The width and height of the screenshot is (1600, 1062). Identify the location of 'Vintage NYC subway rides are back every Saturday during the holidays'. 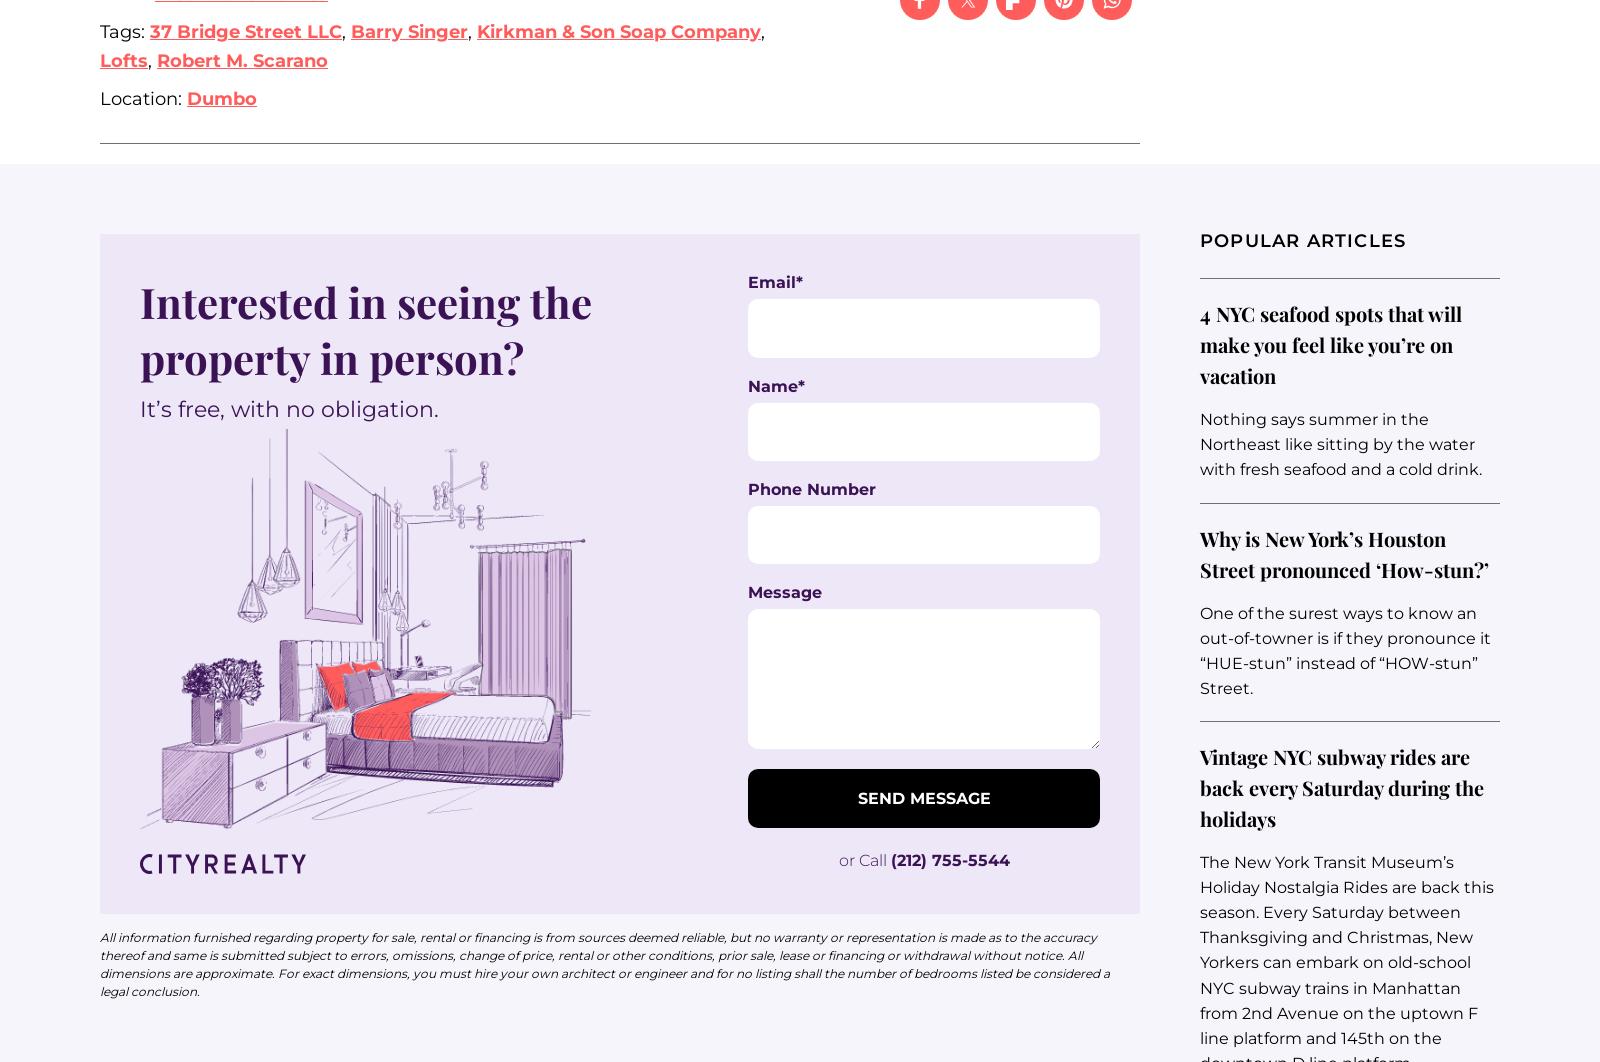
(1340, 786).